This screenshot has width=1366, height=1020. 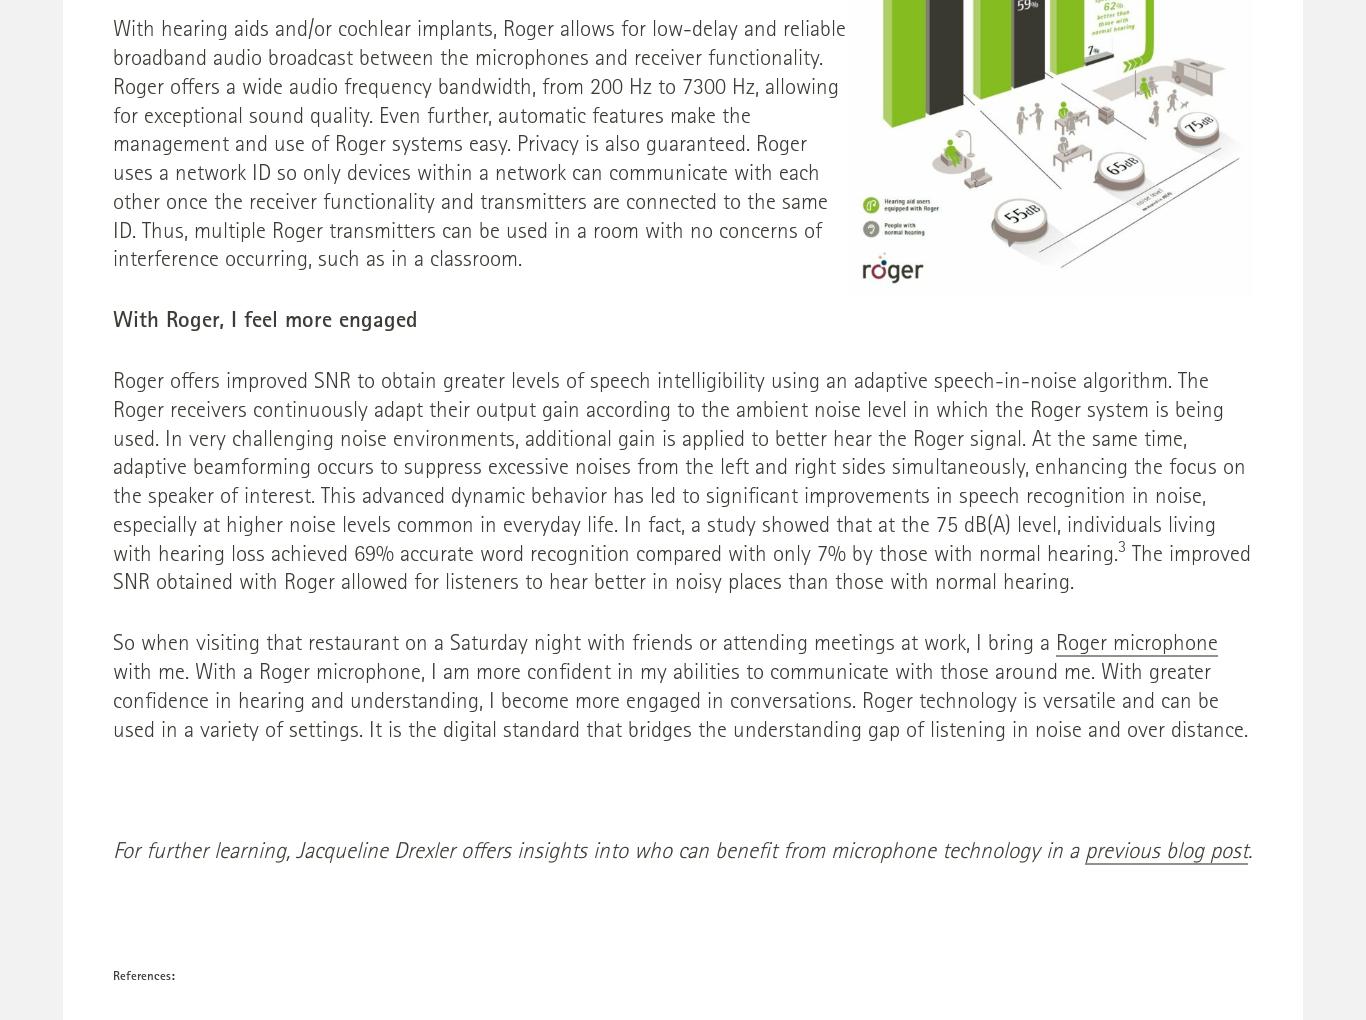 I want to click on 'For further learning, Jacqueline Drexler offers insights into who can benefit from microphone technology in a', so click(x=597, y=852).